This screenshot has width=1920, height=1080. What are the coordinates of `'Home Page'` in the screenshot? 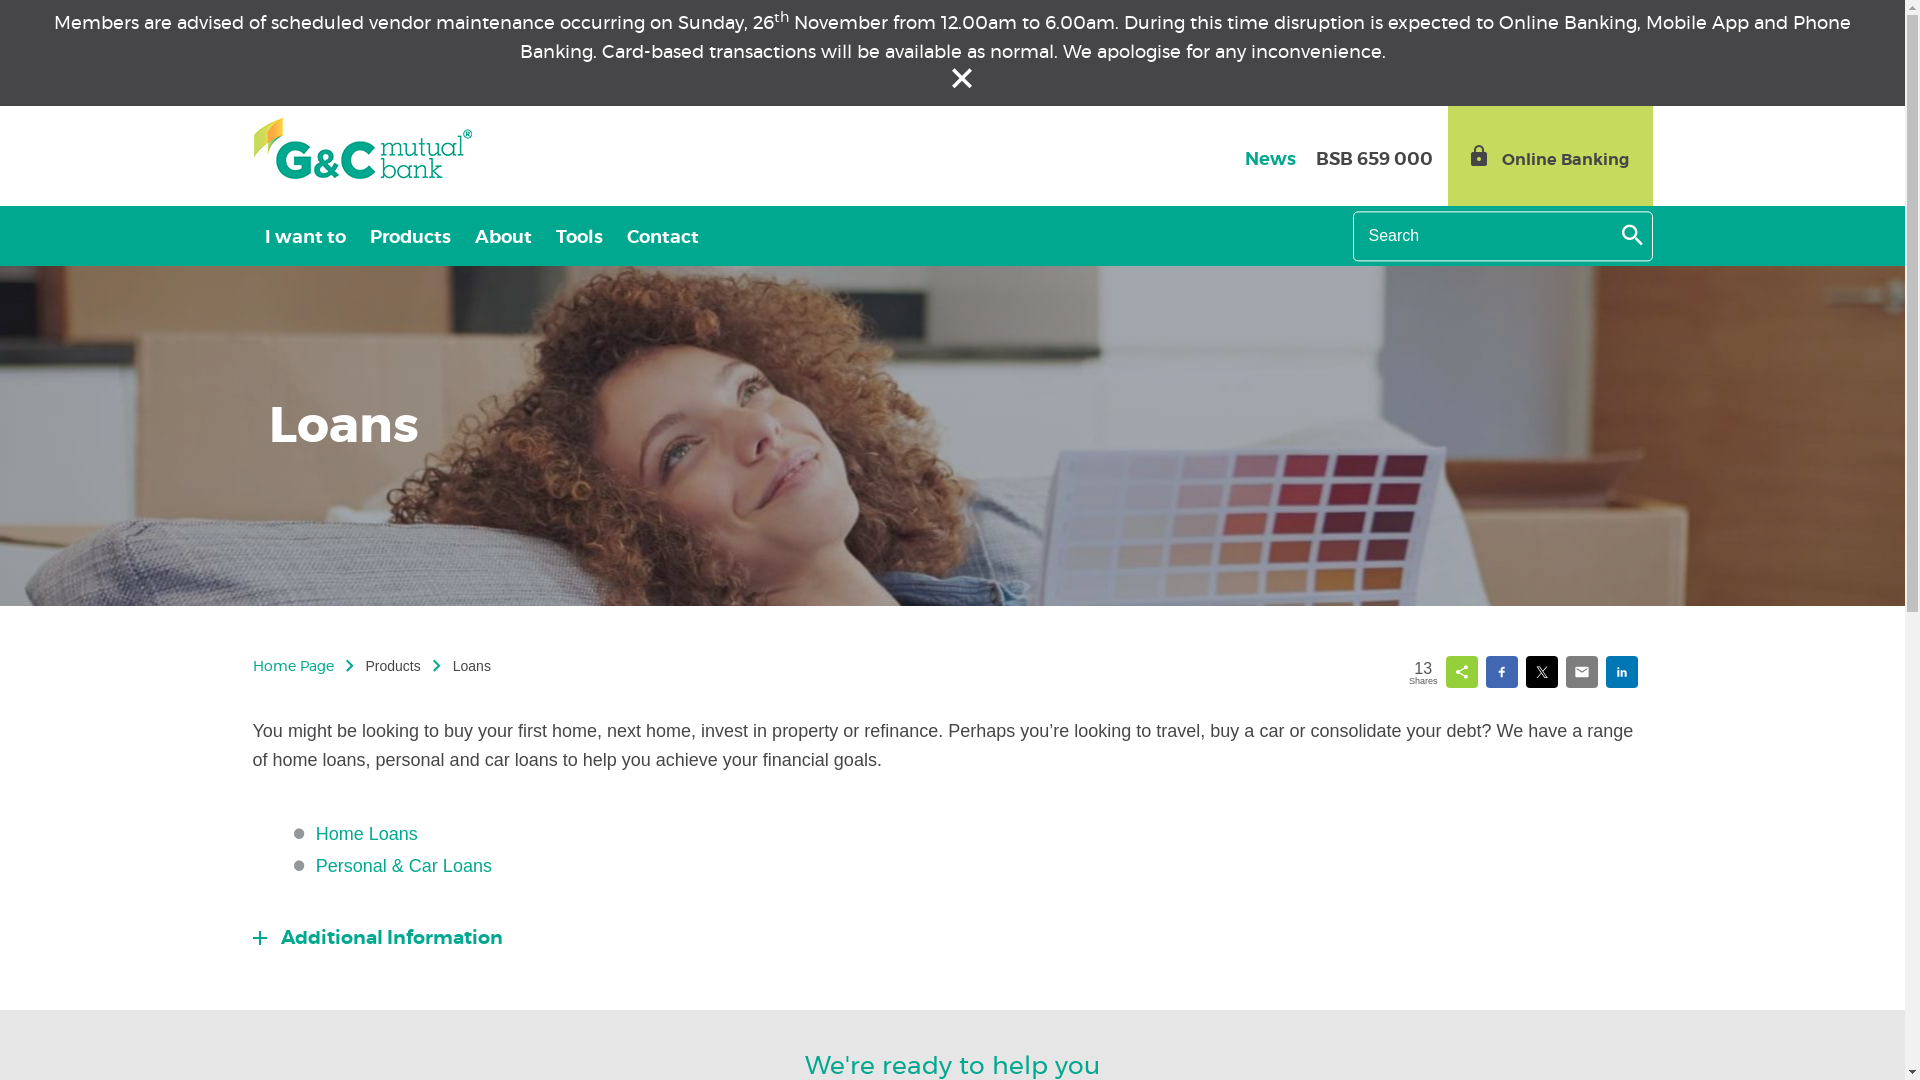 It's located at (291, 667).